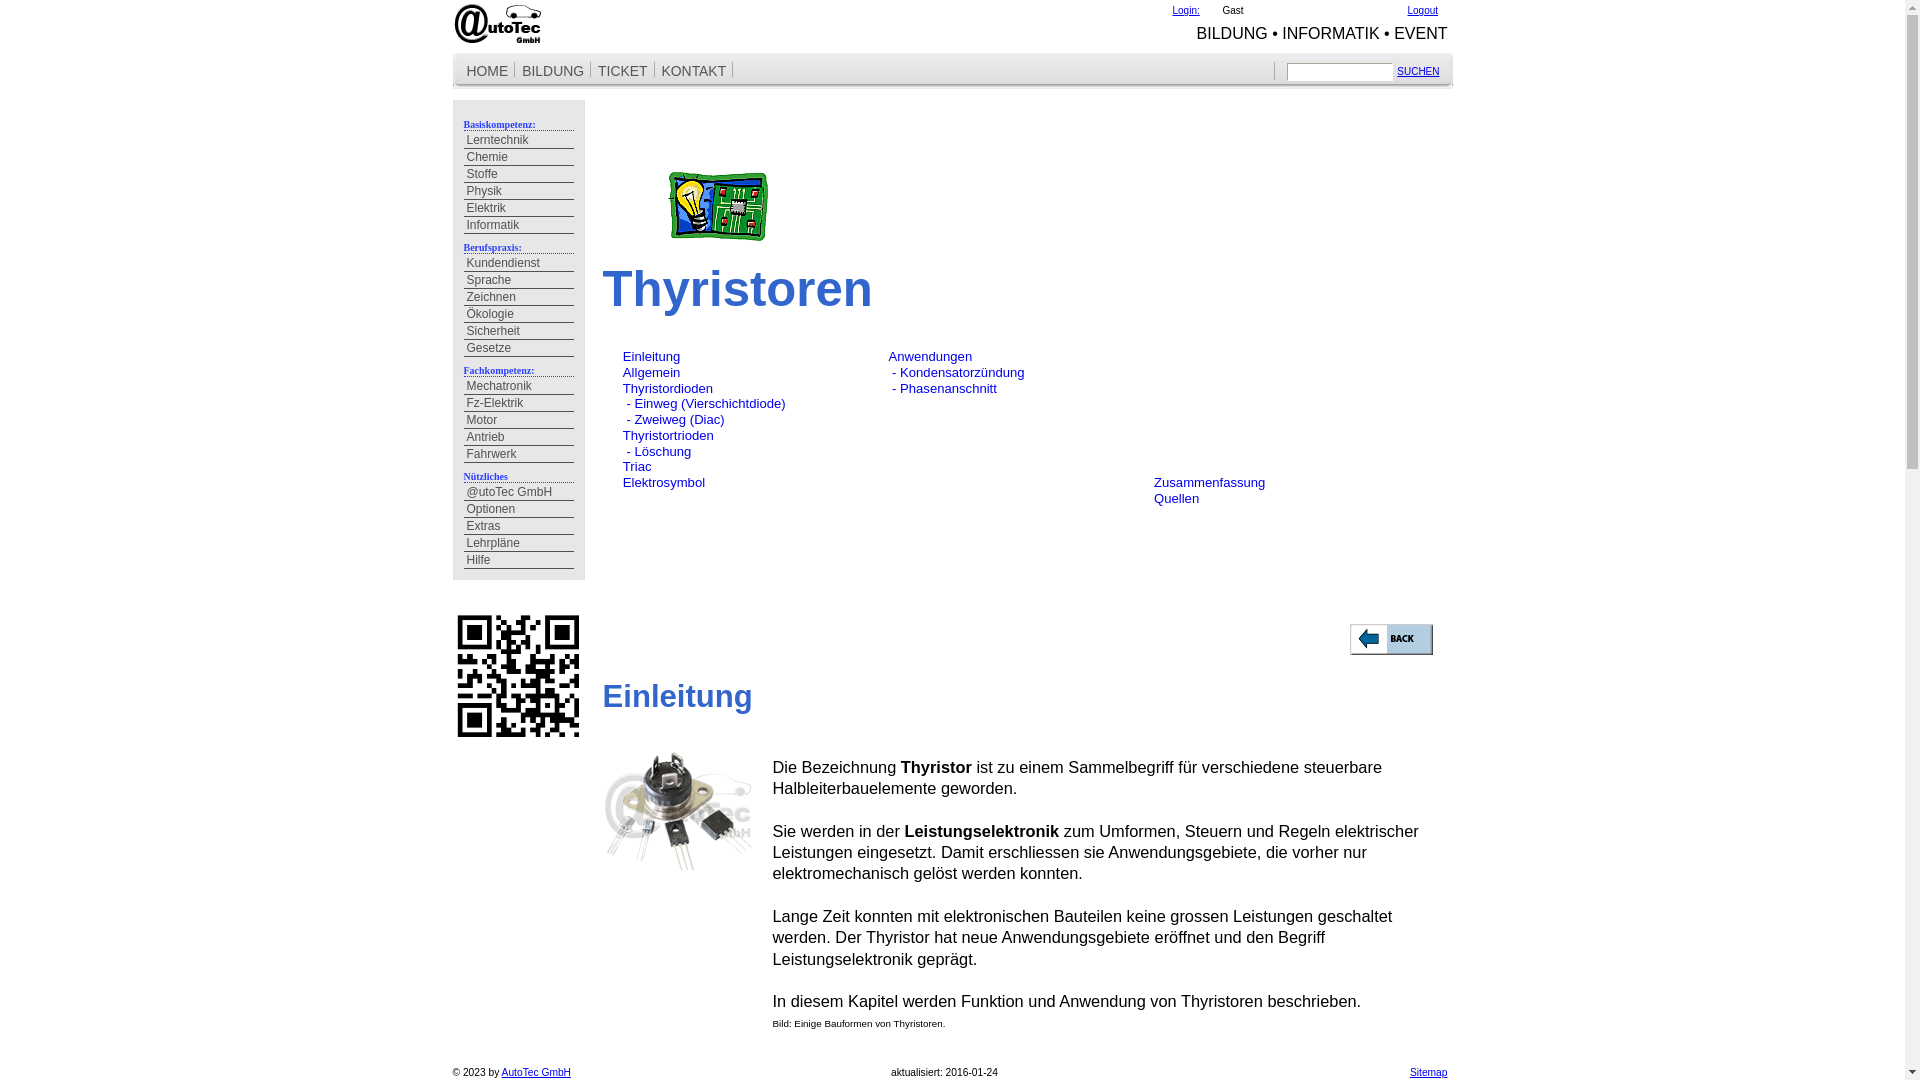  What do you see at coordinates (518, 525) in the screenshot?
I see `'Extras'` at bounding box center [518, 525].